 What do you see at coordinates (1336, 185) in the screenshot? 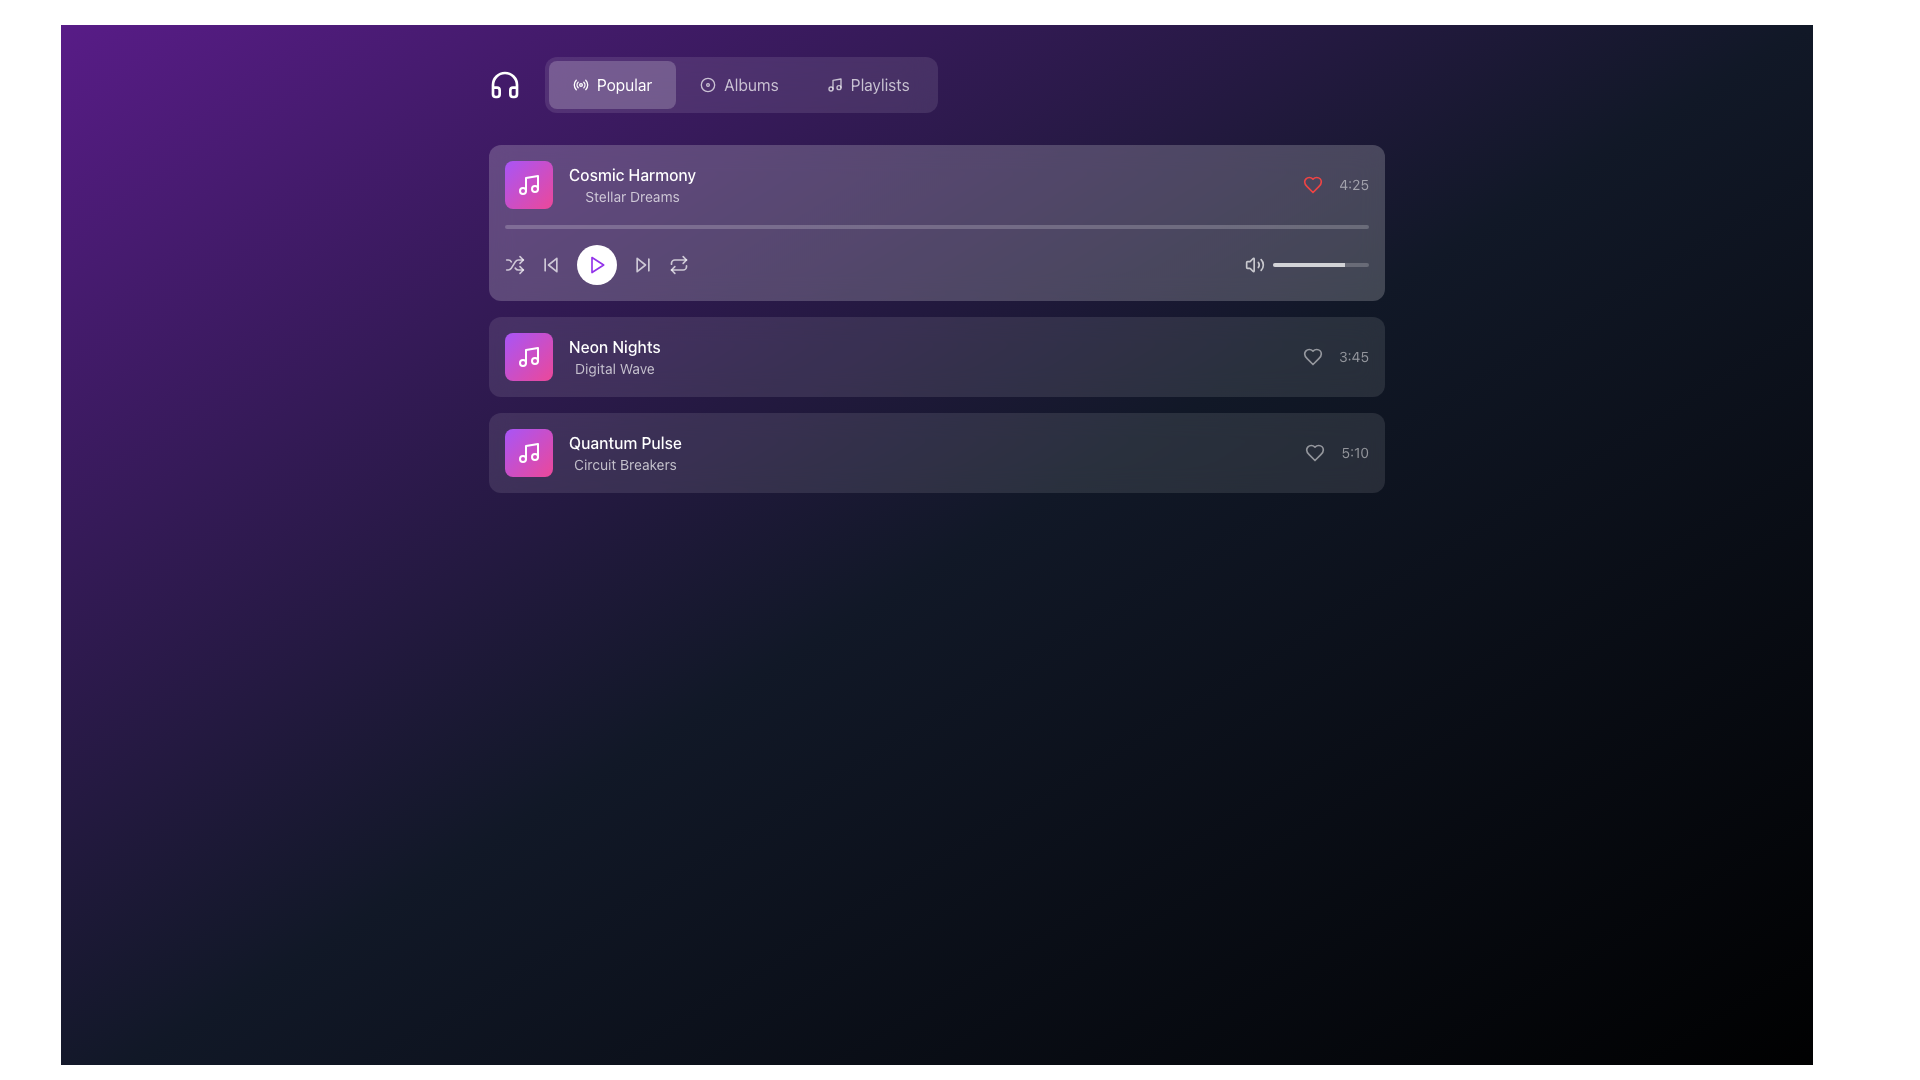
I see `the red heart icon to like the track, located next to the gray text label displaying '4:25' in the top-right corner of the first music item card` at bounding box center [1336, 185].